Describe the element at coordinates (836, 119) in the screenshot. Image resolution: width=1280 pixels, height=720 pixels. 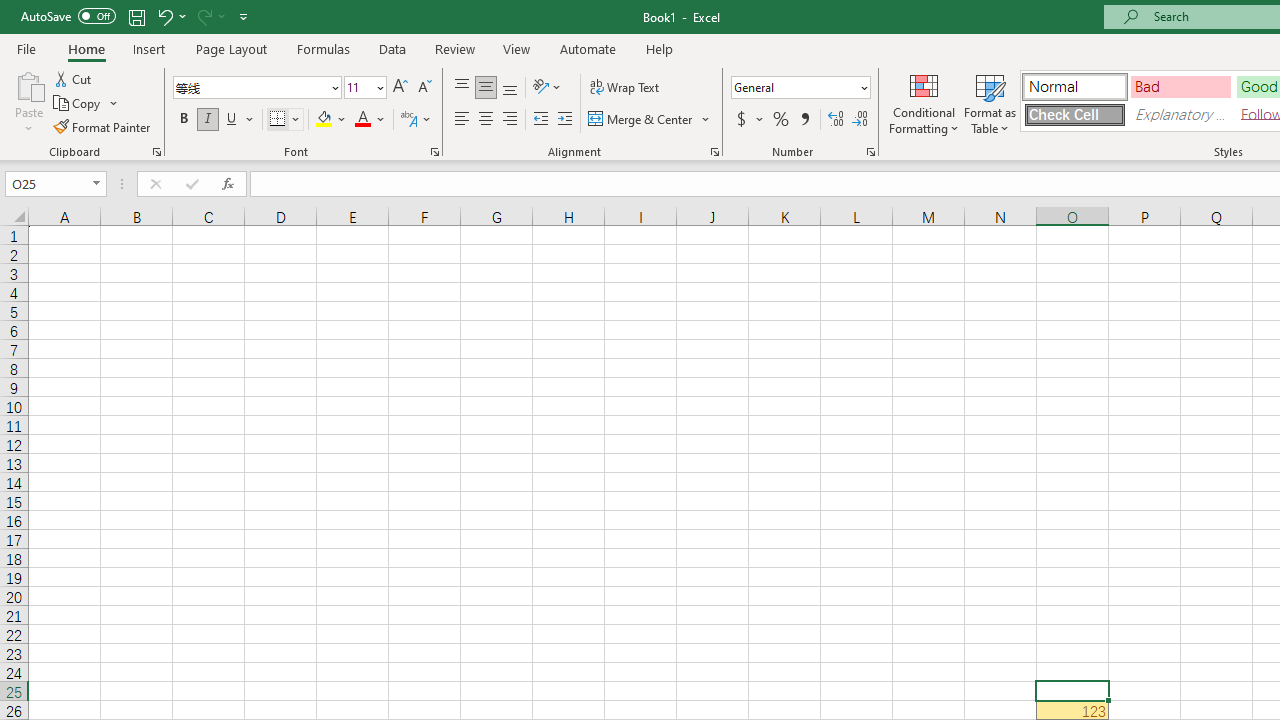
I see `'Increase Decimal'` at that location.